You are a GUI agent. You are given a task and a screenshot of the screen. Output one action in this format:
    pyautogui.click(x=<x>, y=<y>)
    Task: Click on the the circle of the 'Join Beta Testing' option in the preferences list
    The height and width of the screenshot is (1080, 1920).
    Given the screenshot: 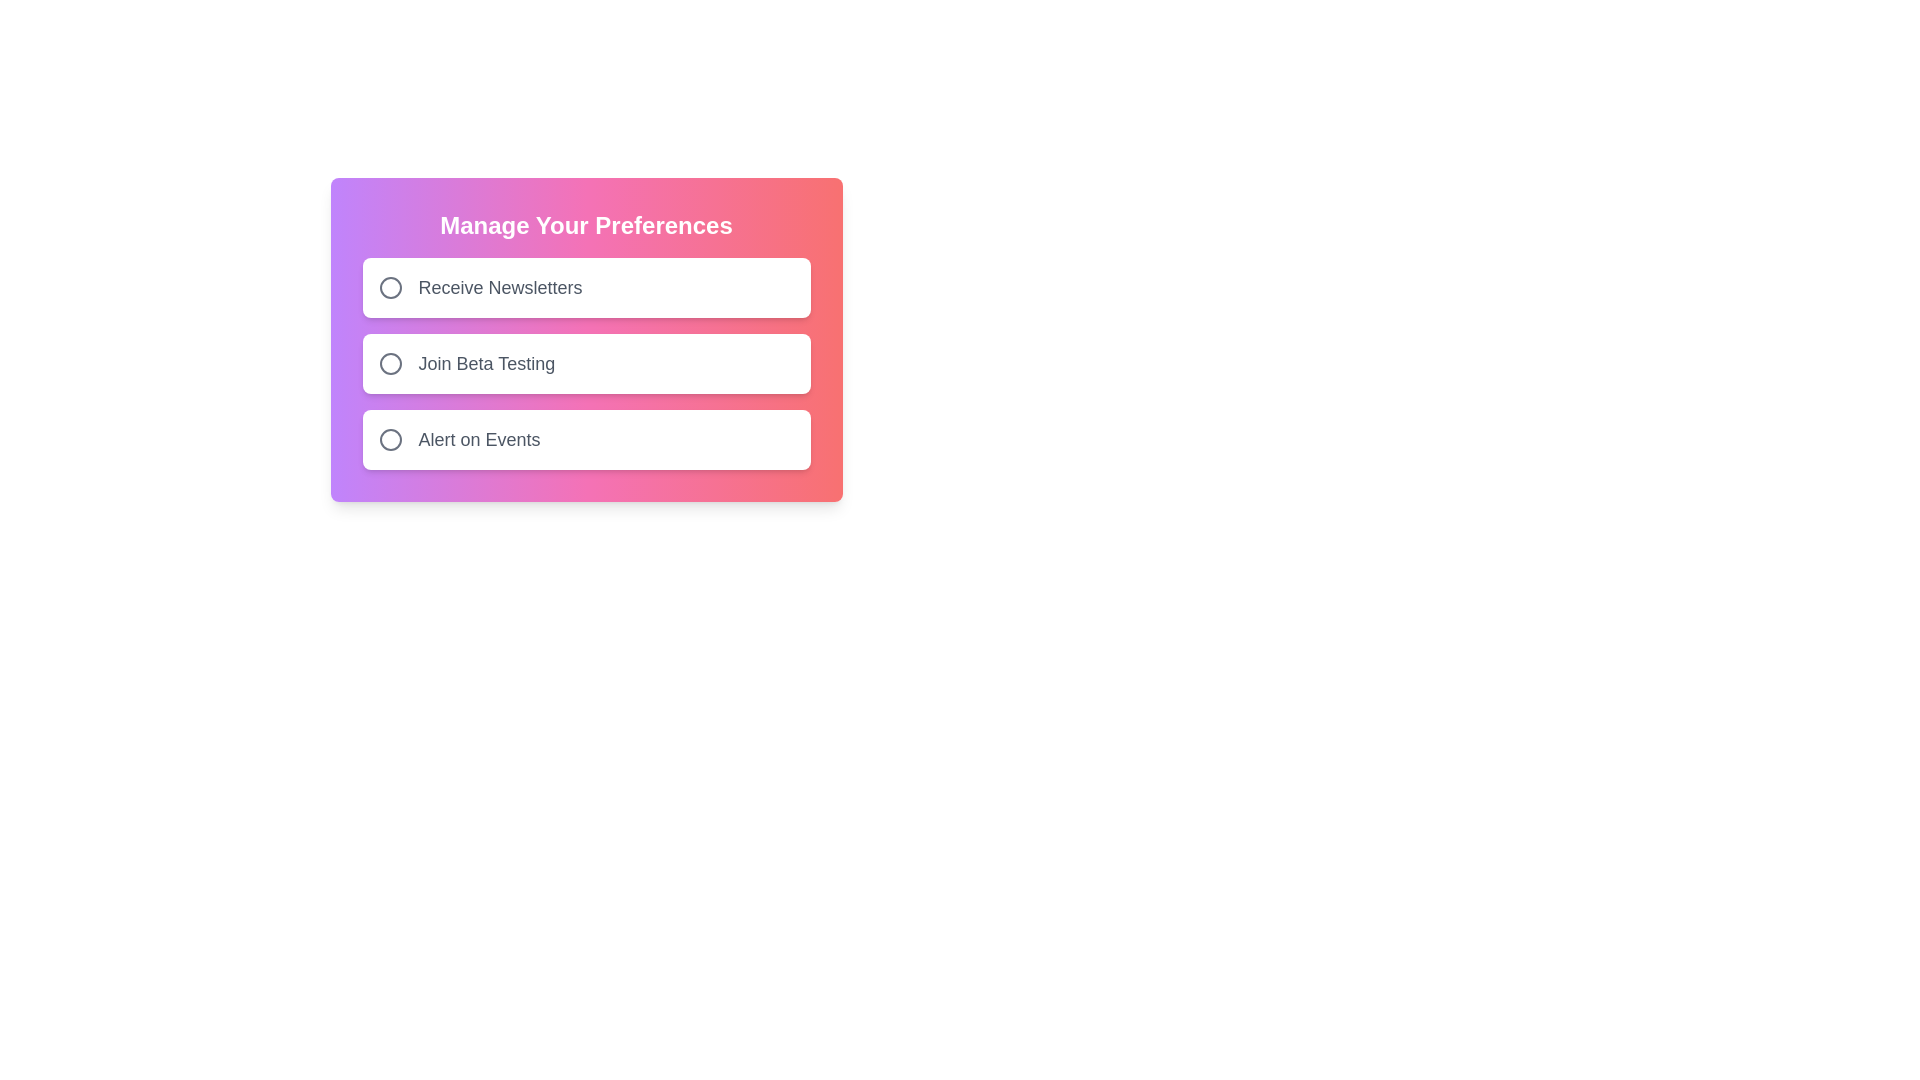 What is the action you would take?
    pyautogui.click(x=585, y=363)
    